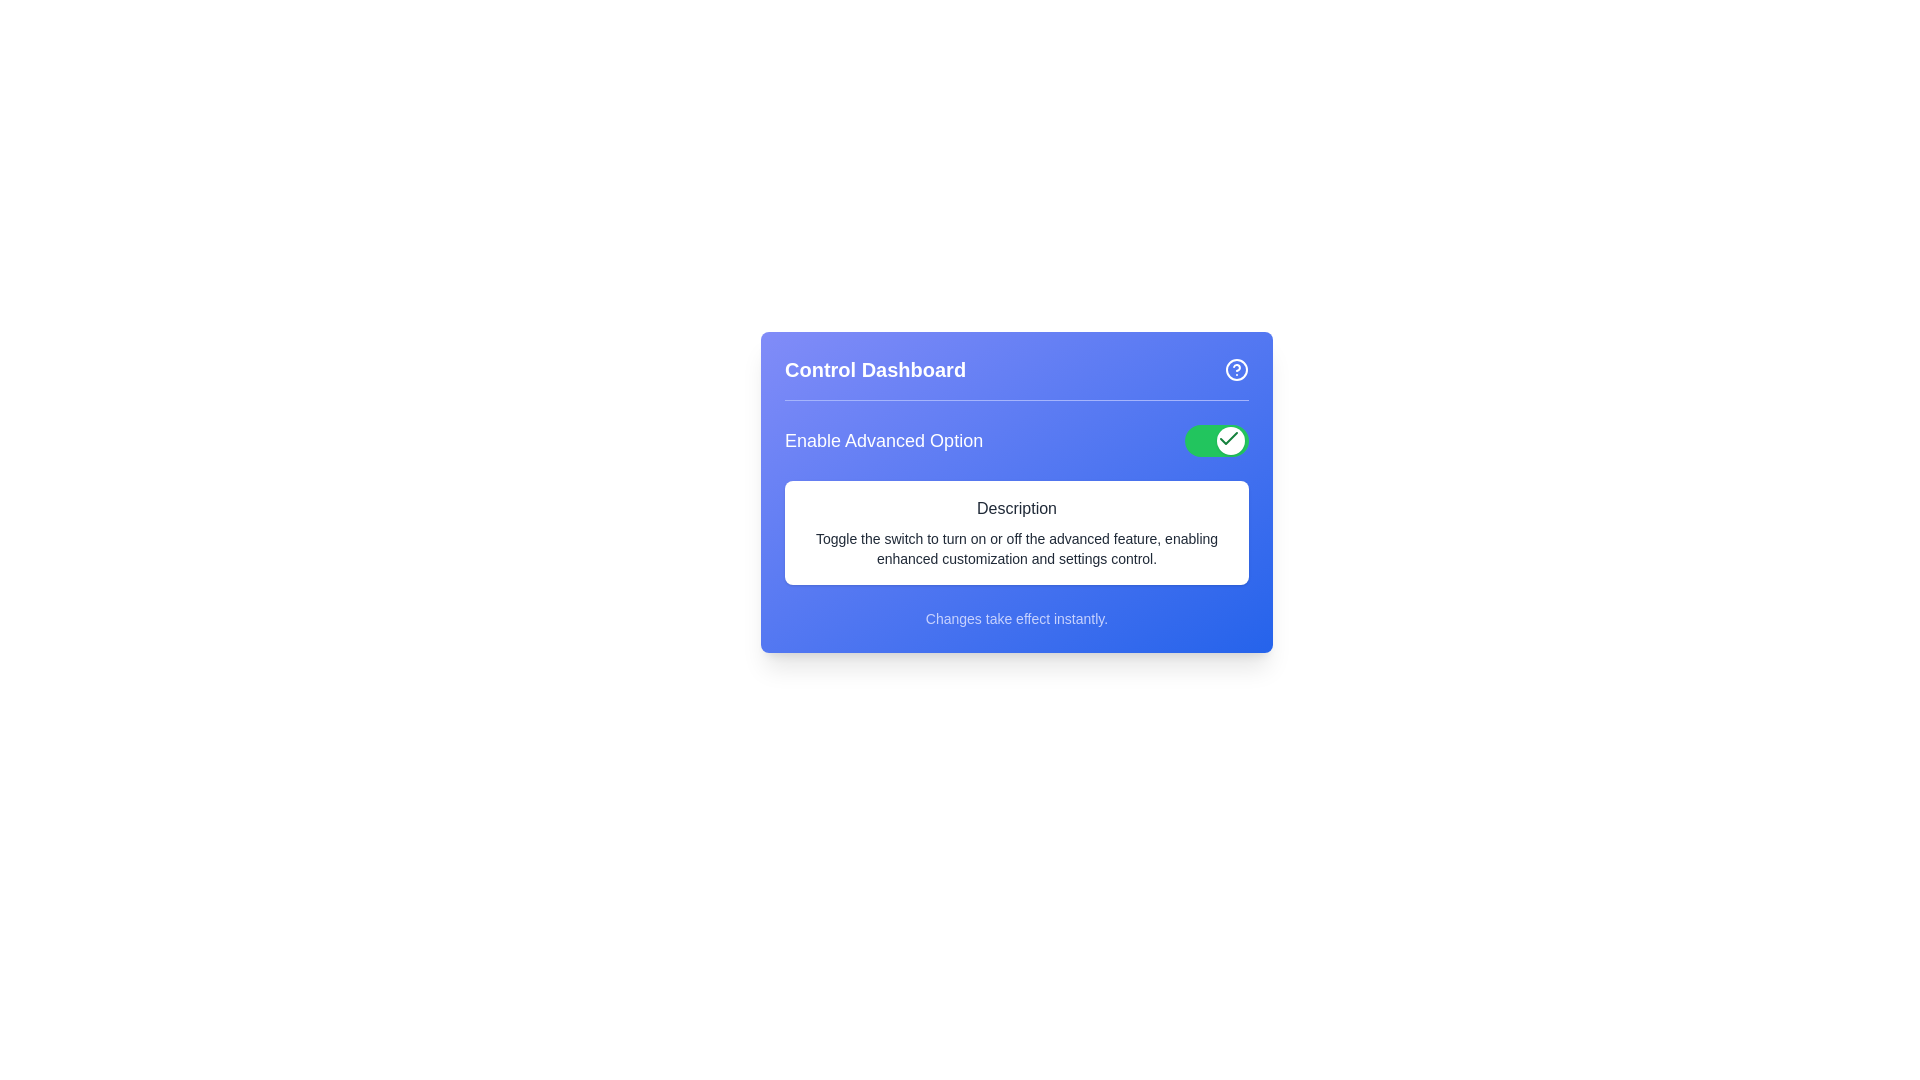 The height and width of the screenshot is (1080, 1920). I want to click on the green toggle button indicating the enabled state of the feature, located to the right of 'Enable Advanced Option' to trigger a tooltip or highlight effect, so click(1227, 438).